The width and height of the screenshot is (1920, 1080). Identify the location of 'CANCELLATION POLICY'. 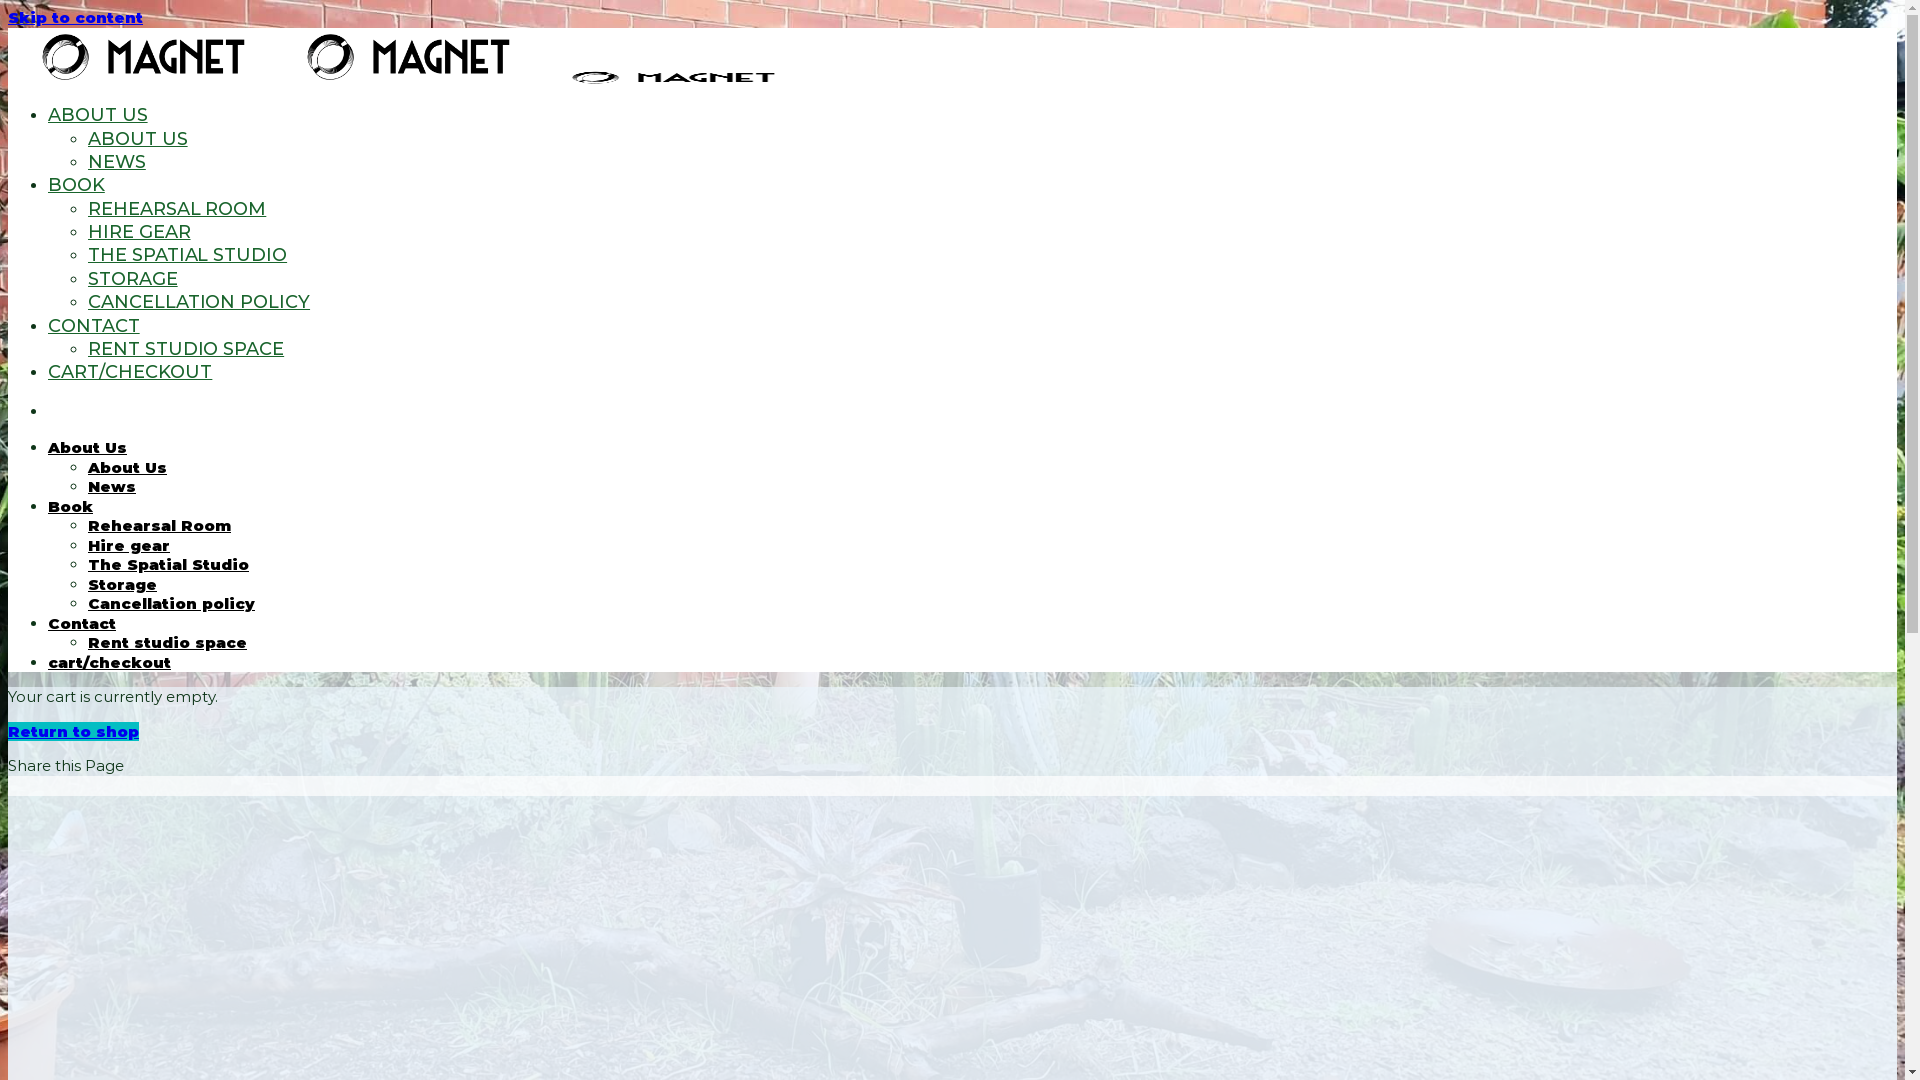
(198, 301).